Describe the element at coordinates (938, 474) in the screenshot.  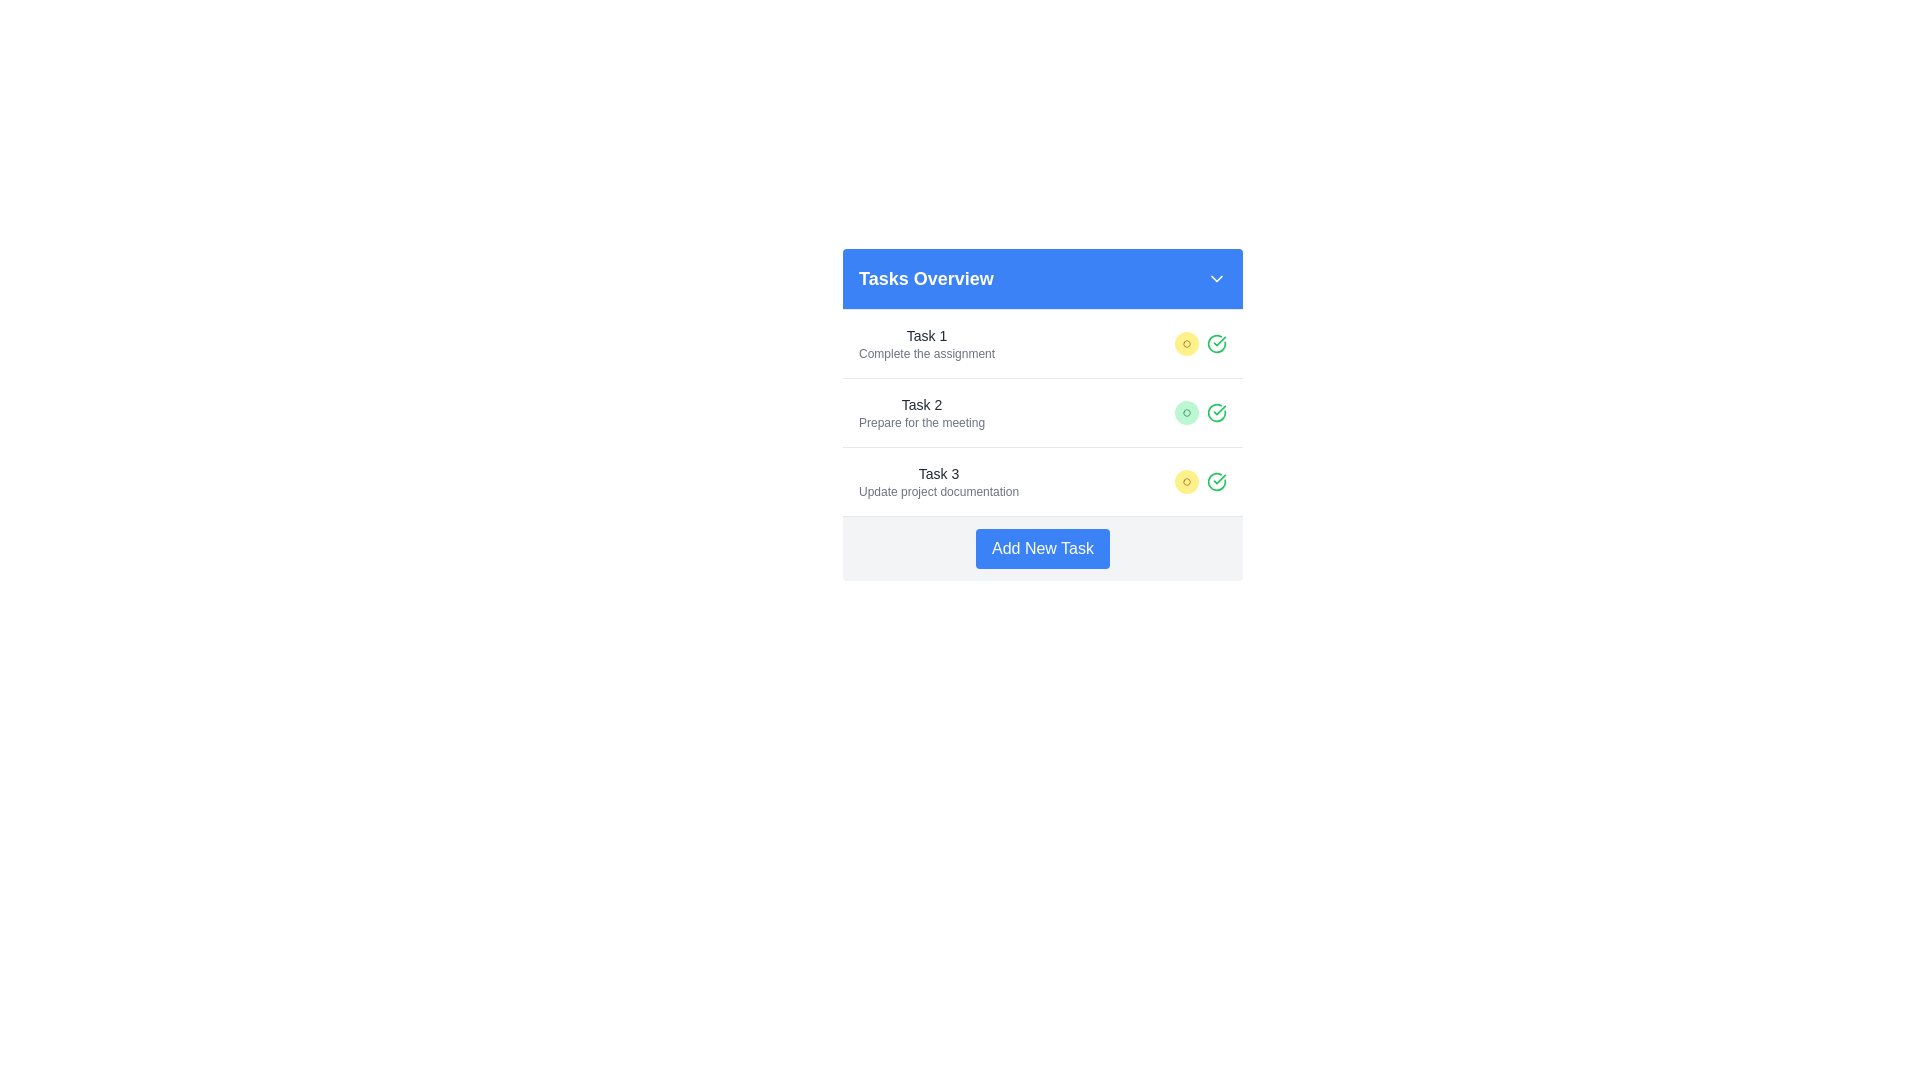
I see `text of the Text label that titles the third task in the 'Tasks Overview' section, located above the description 'Update project documentation'` at that location.